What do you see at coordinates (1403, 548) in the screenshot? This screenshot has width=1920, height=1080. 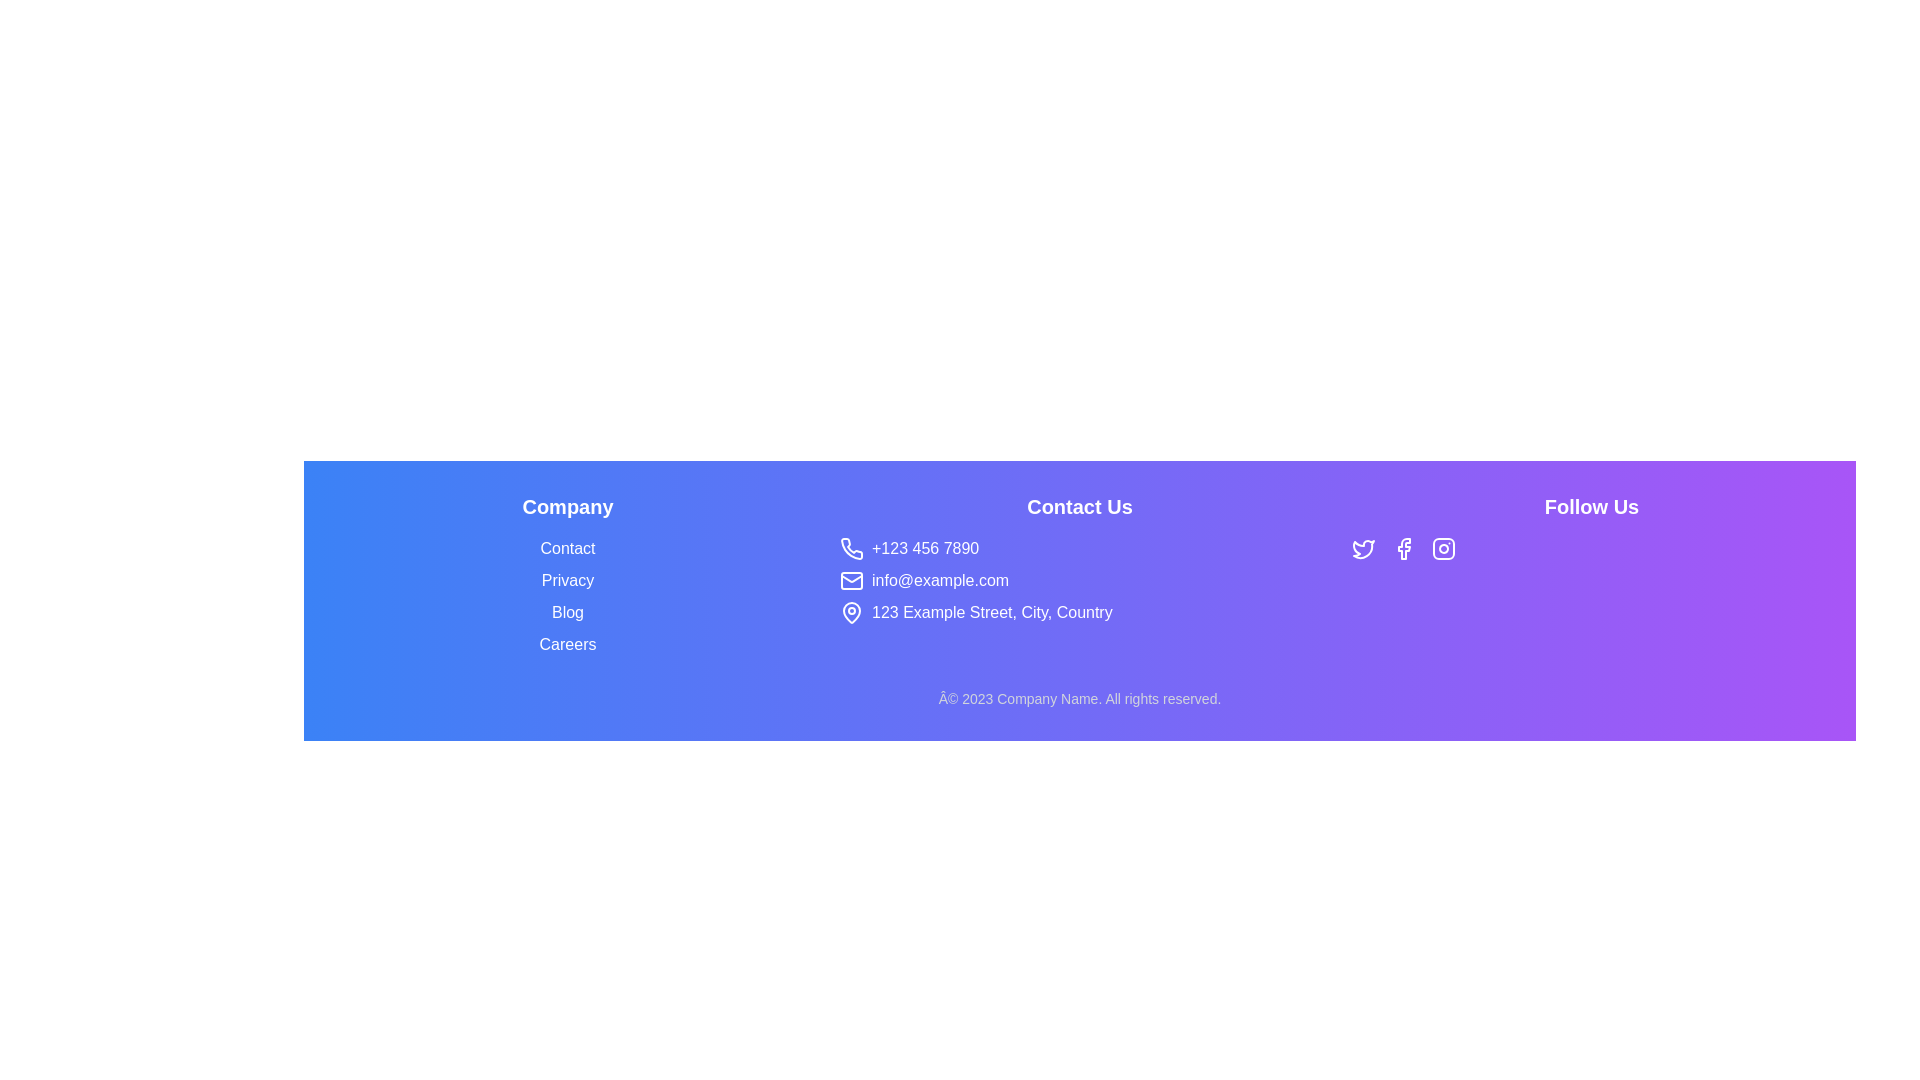 I see `the Facebook icon in the 'Follow Us' section of the footer` at bounding box center [1403, 548].